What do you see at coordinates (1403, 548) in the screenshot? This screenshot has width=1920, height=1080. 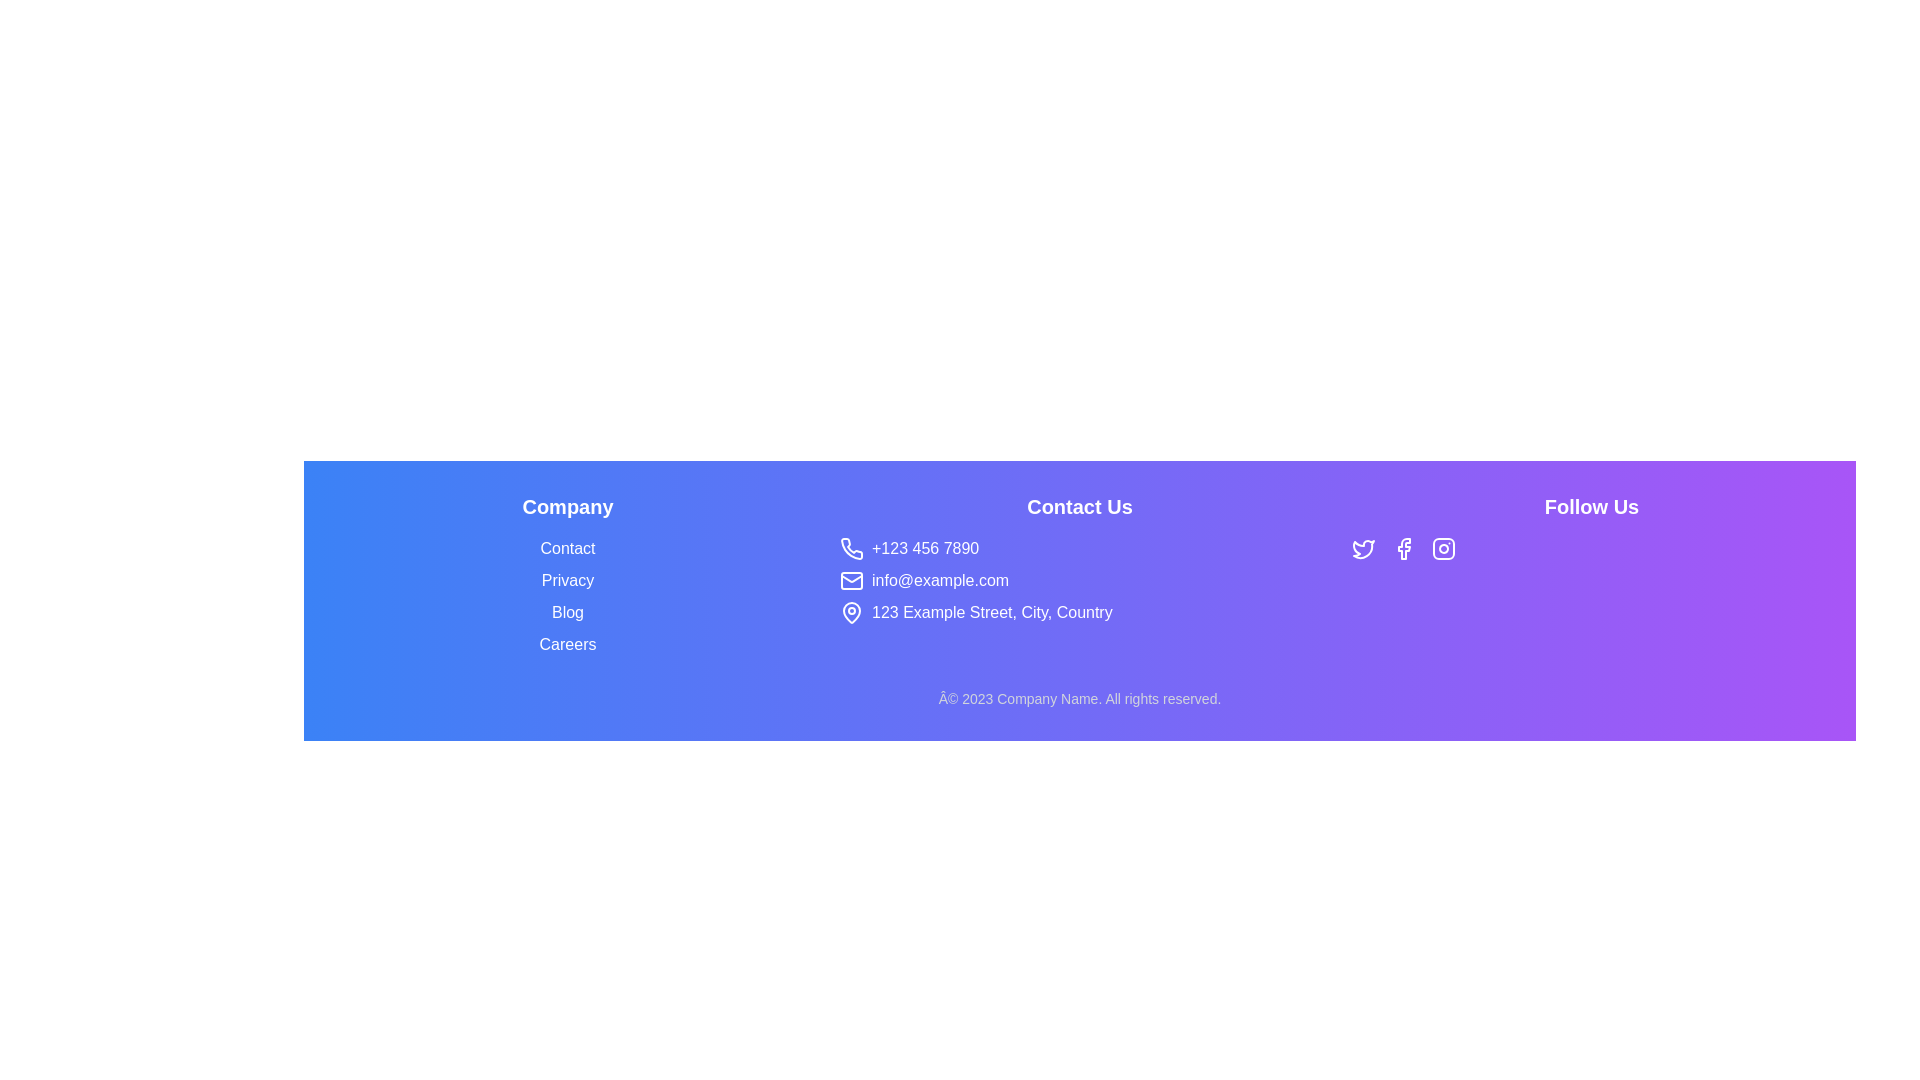 I see `the Facebook icon in the 'Follow Us' section of the footer` at bounding box center [1403, 548].